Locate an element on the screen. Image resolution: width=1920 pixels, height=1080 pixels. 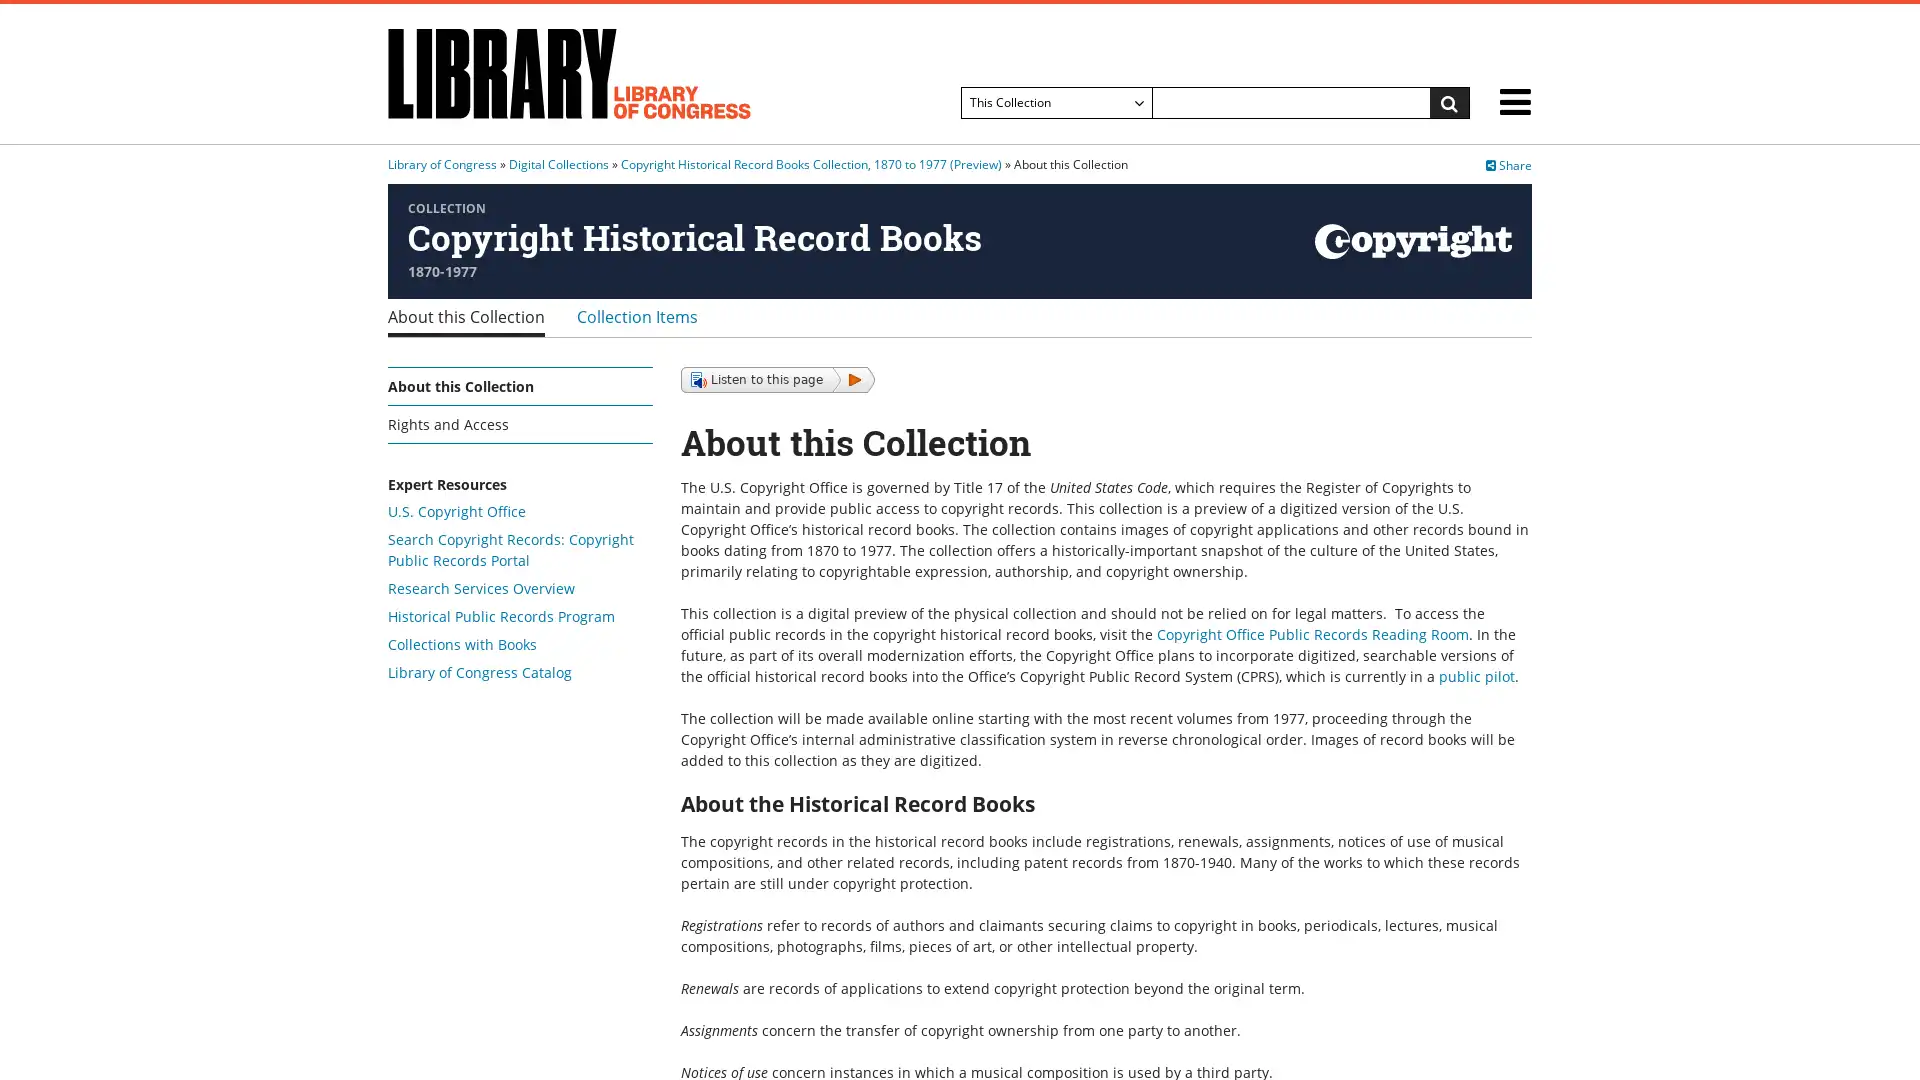
menu is located at coordinates (1515, 105).